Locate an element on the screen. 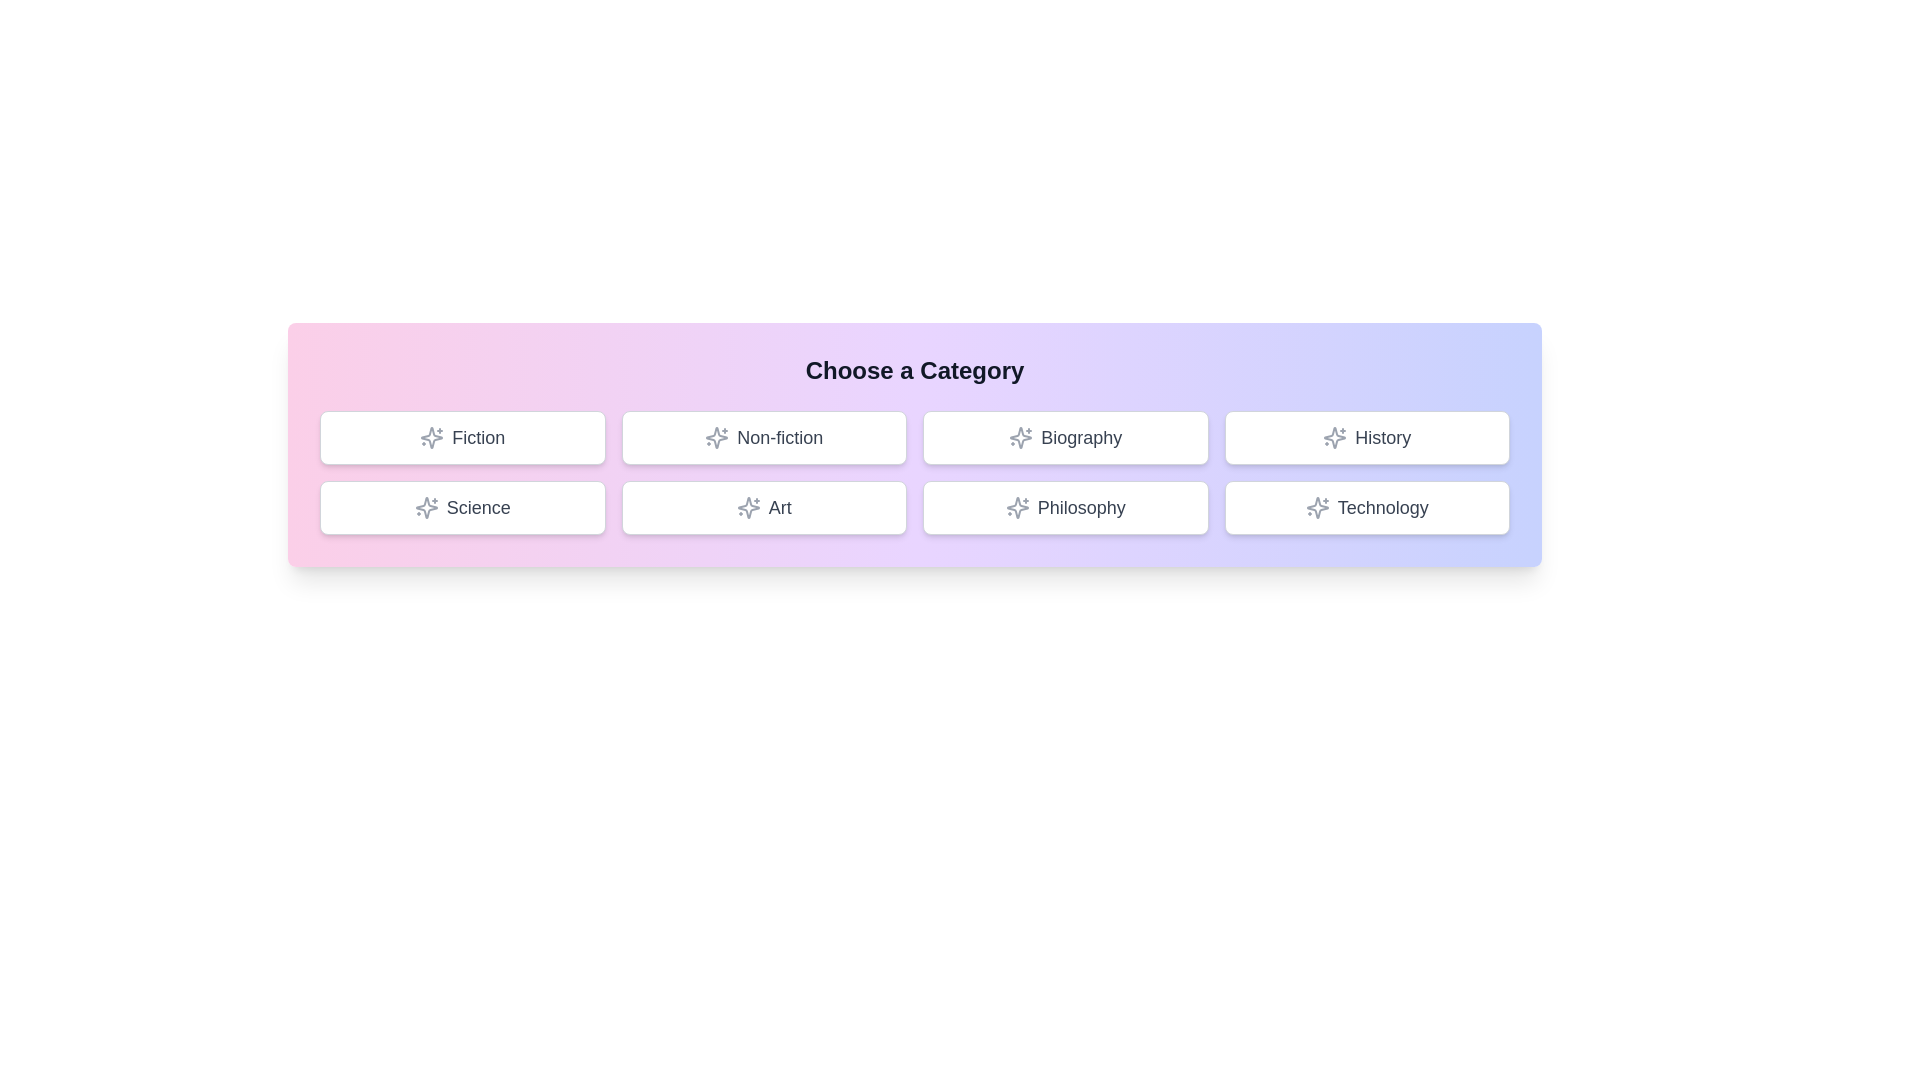  the button labeled Science to select it is located at coordinates (461, 507).